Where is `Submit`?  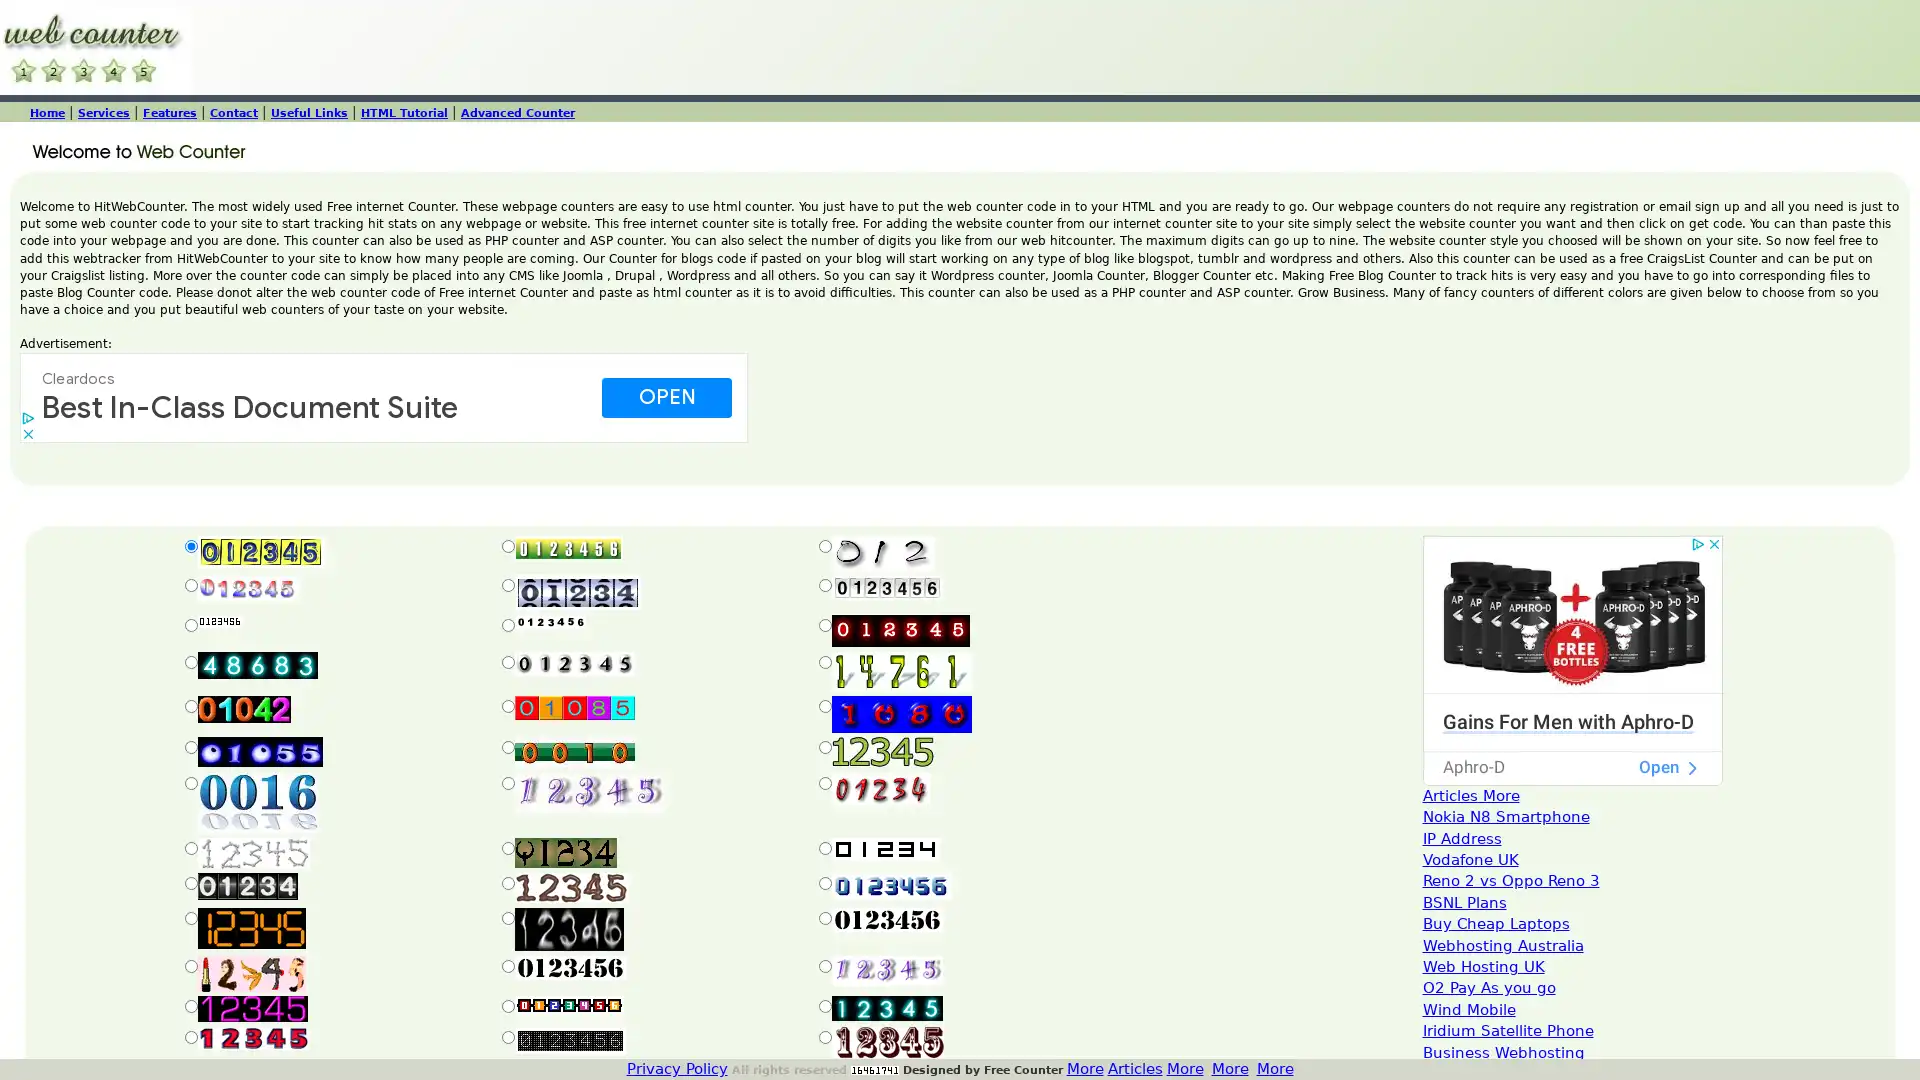
Submit is located at coordinates (566, 547).